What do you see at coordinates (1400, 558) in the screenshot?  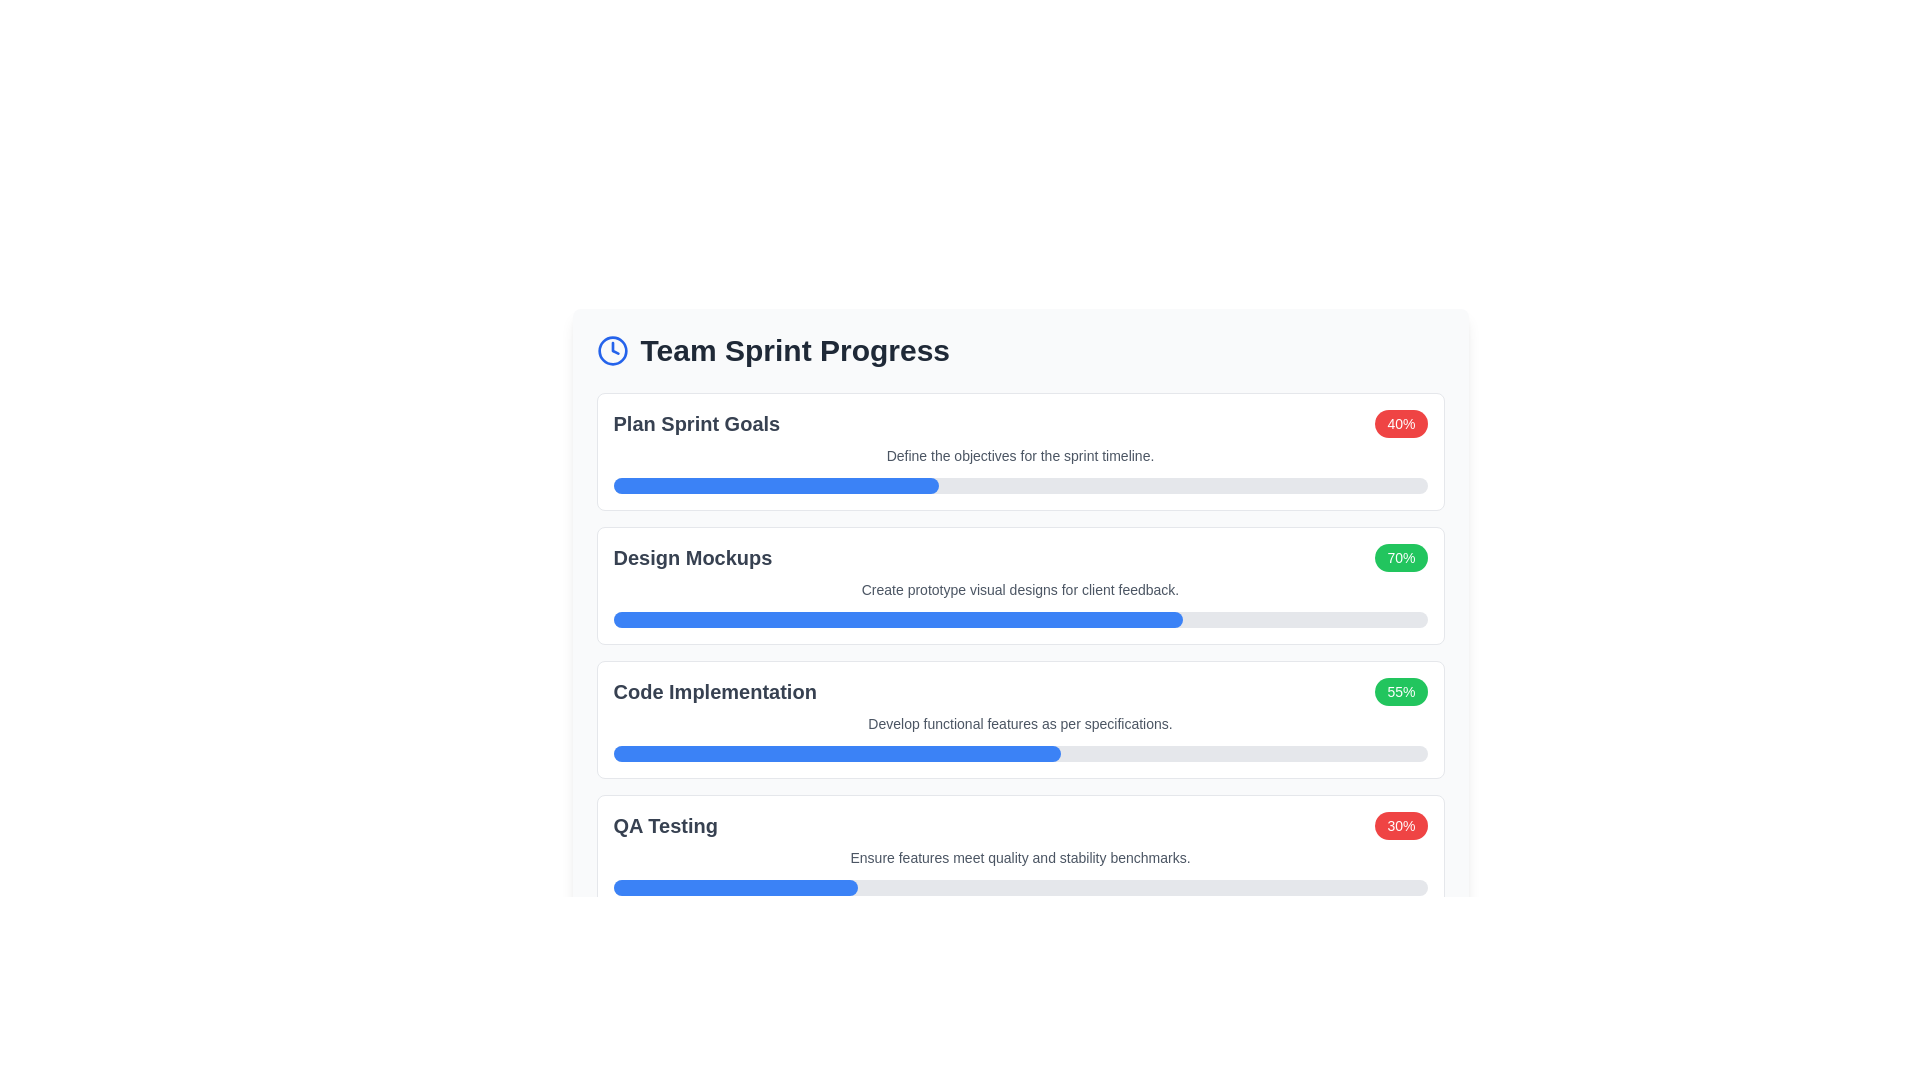 I see `the Progress Indicator displaying '70%' with a green background, located in the 'Design Mockups' row towards the right end` at bounding box center [1400, 558].